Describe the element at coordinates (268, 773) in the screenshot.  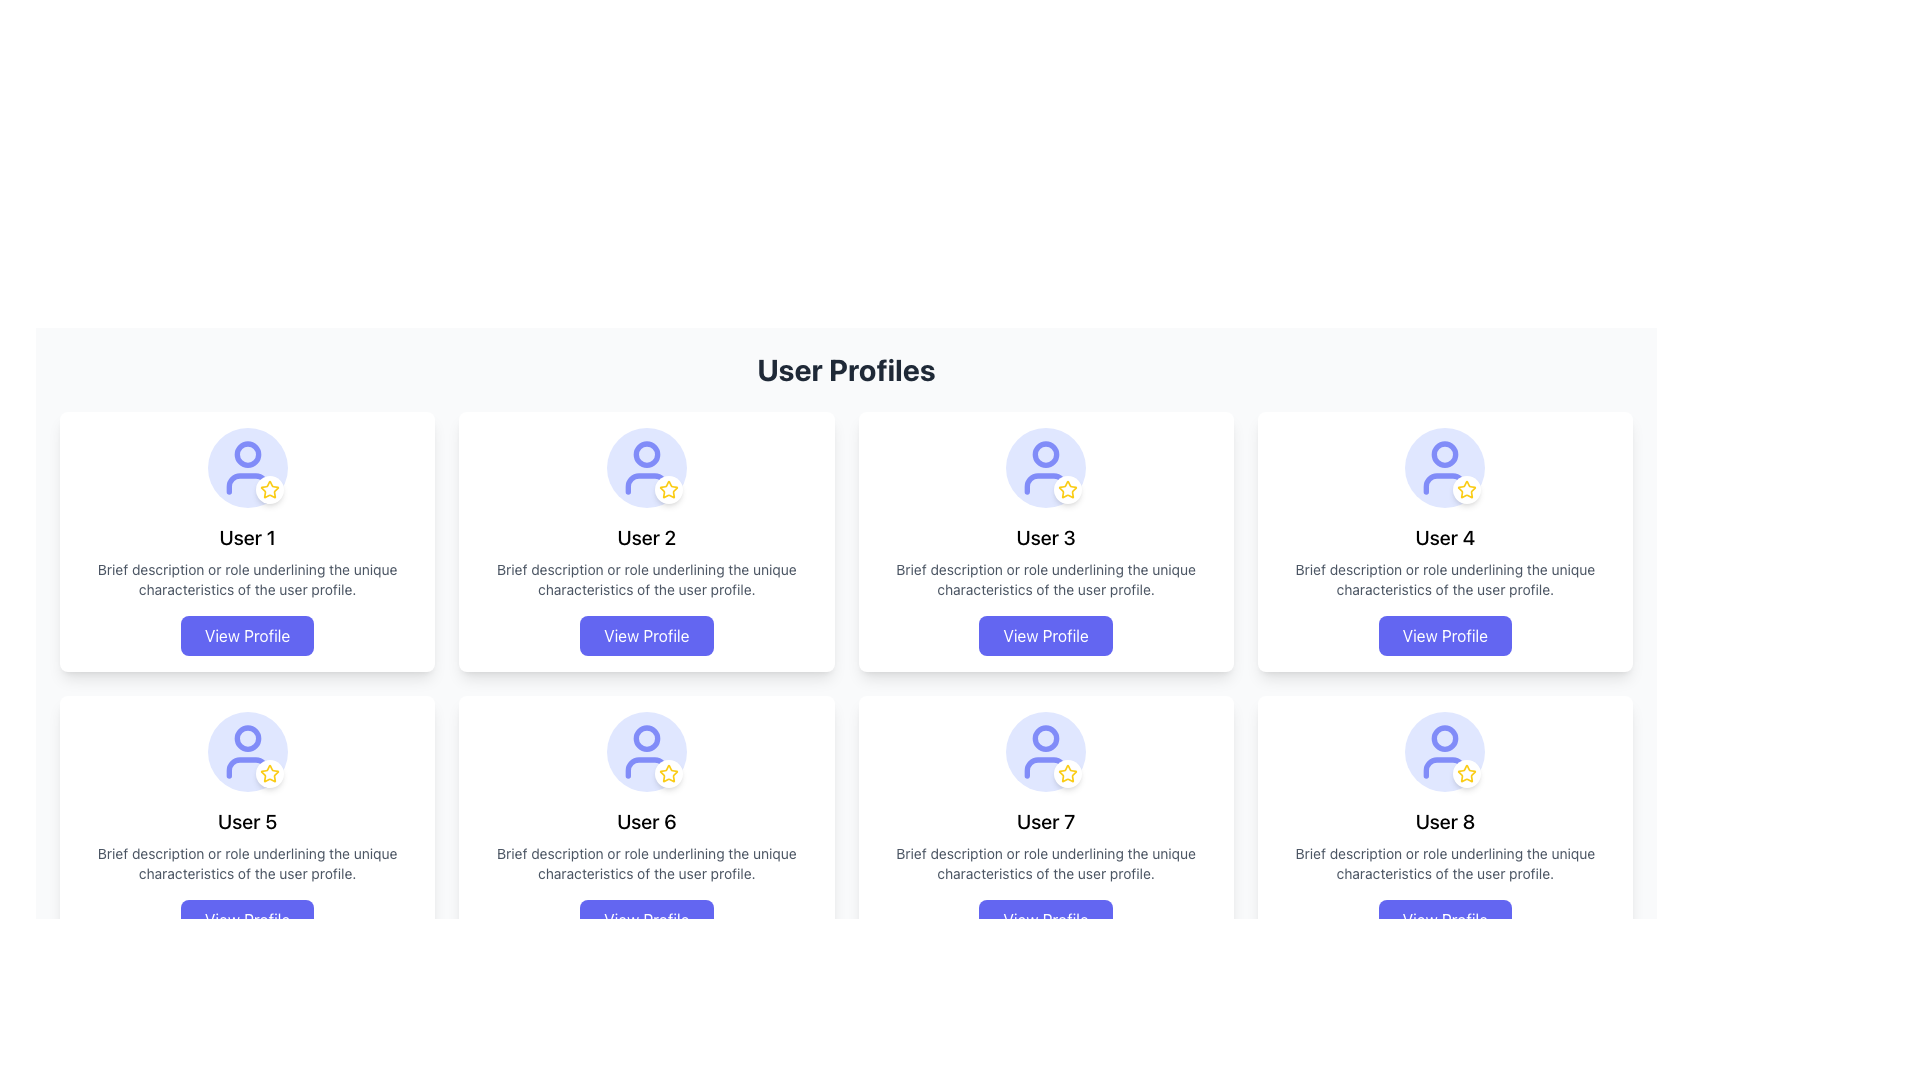
I see `the star icon located at the bottom-right corner of 'User 5's card, which symbolizes a rating or favorite feature` at that location.